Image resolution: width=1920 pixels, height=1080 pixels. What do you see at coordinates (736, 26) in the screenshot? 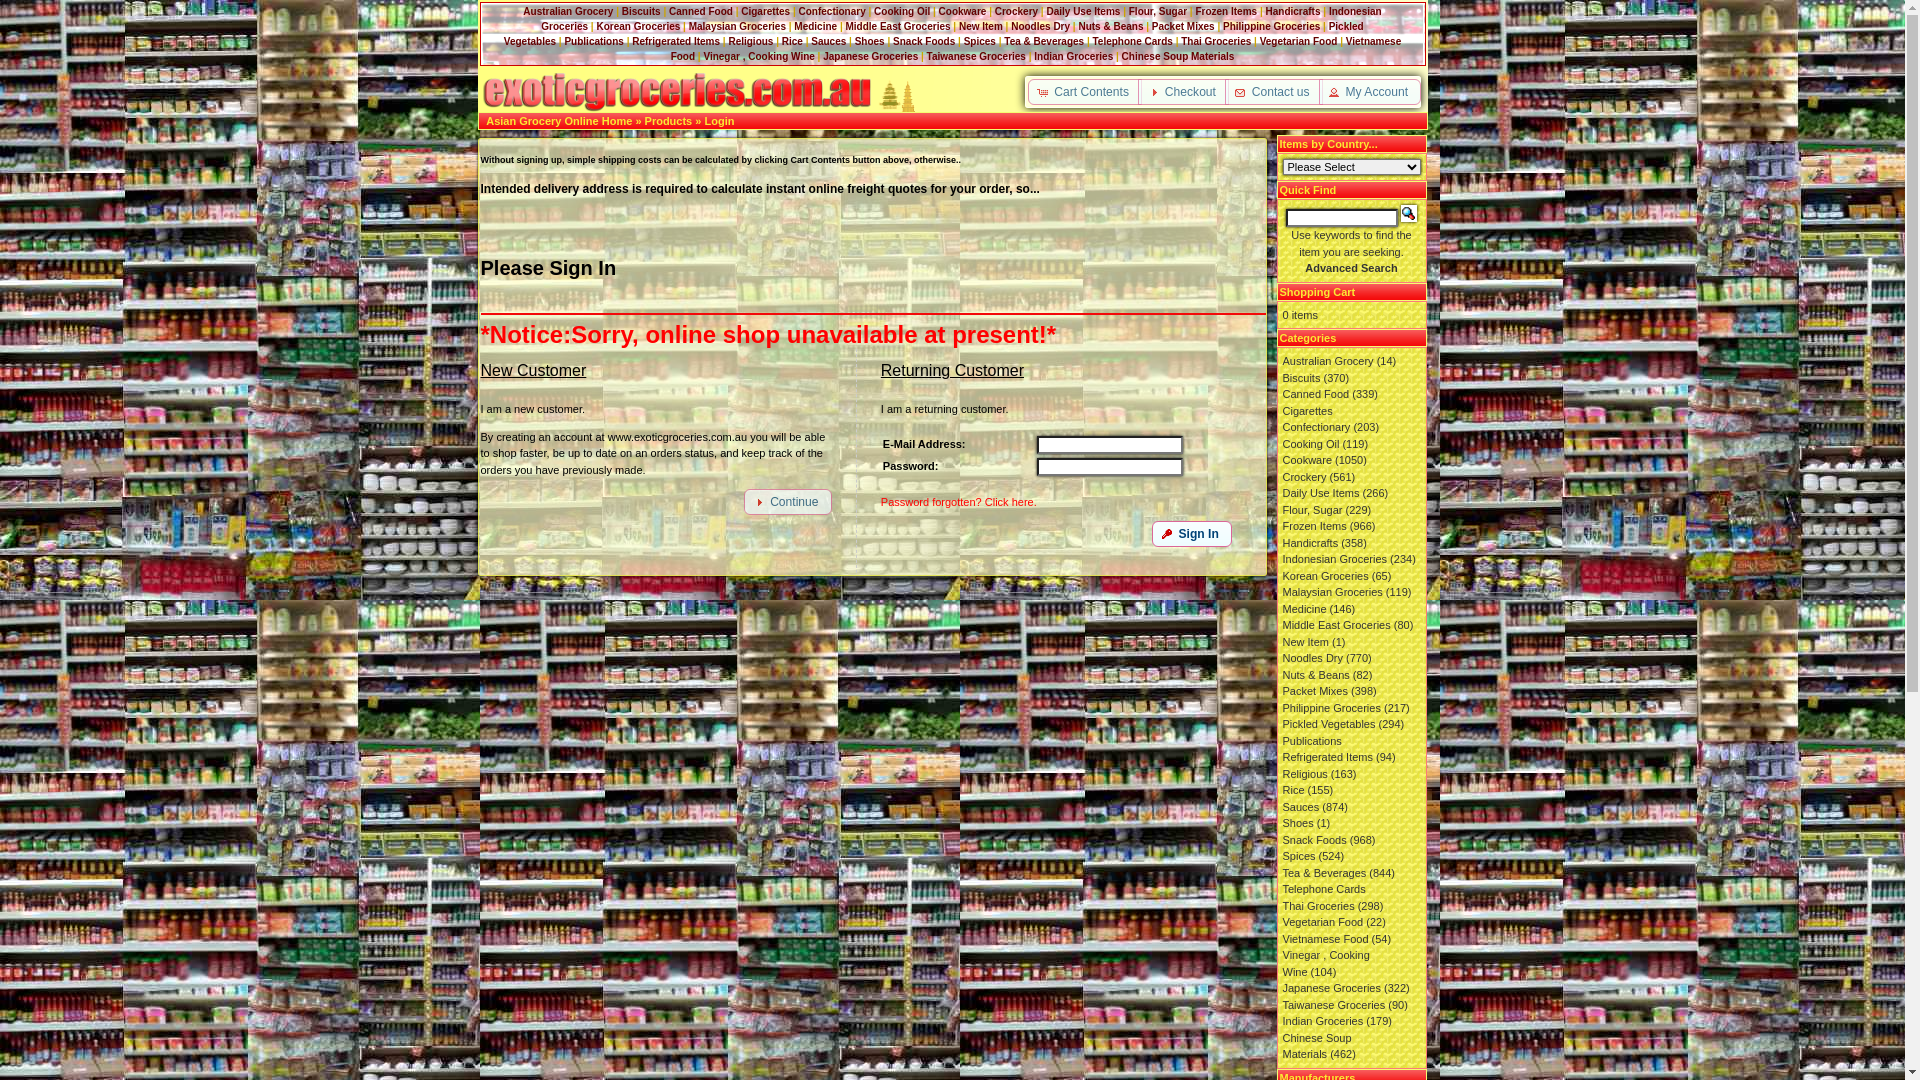
I see `'Malaysian Groceries'` at bounding box center [736, 26].